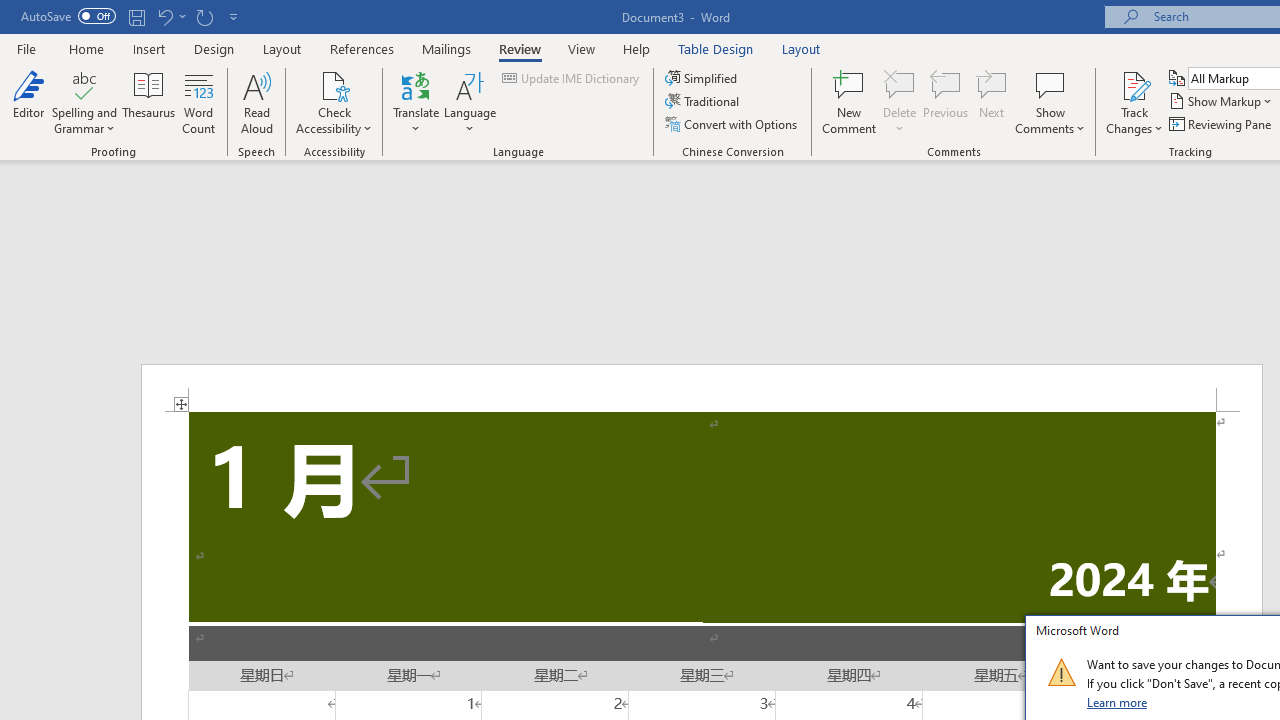 Image resolution: width=1280 pixels, height=720 pixels. Describe the element at coordinates (1134, 84) in the screenshot. I see `'Track Changes'` at that location.